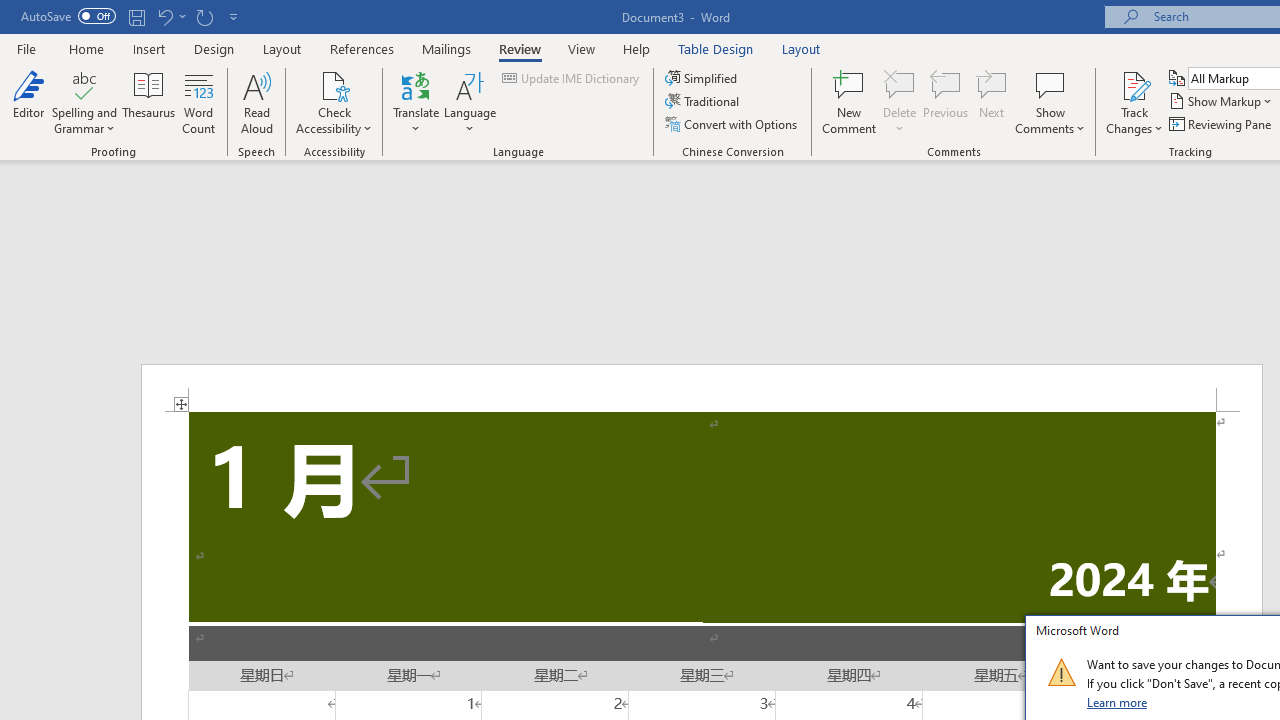 Image resolution: width=1280 pixels, height=720 pixels. Describe the element at coordinates (1134, 84) in the screenshot. I see `'Track Changes'` at that location.